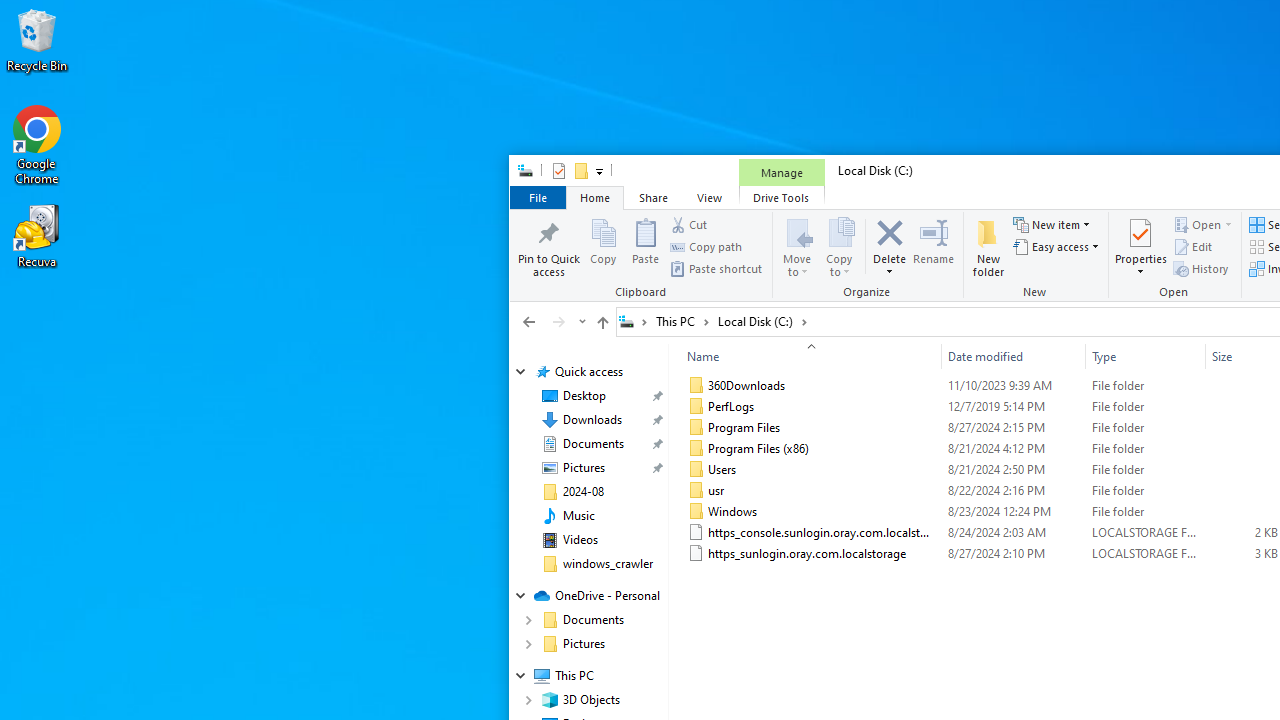  What do you see at coordinates (579, 540) in the screenshot?
I see `'Videos'` at bounding box center [579, 540].